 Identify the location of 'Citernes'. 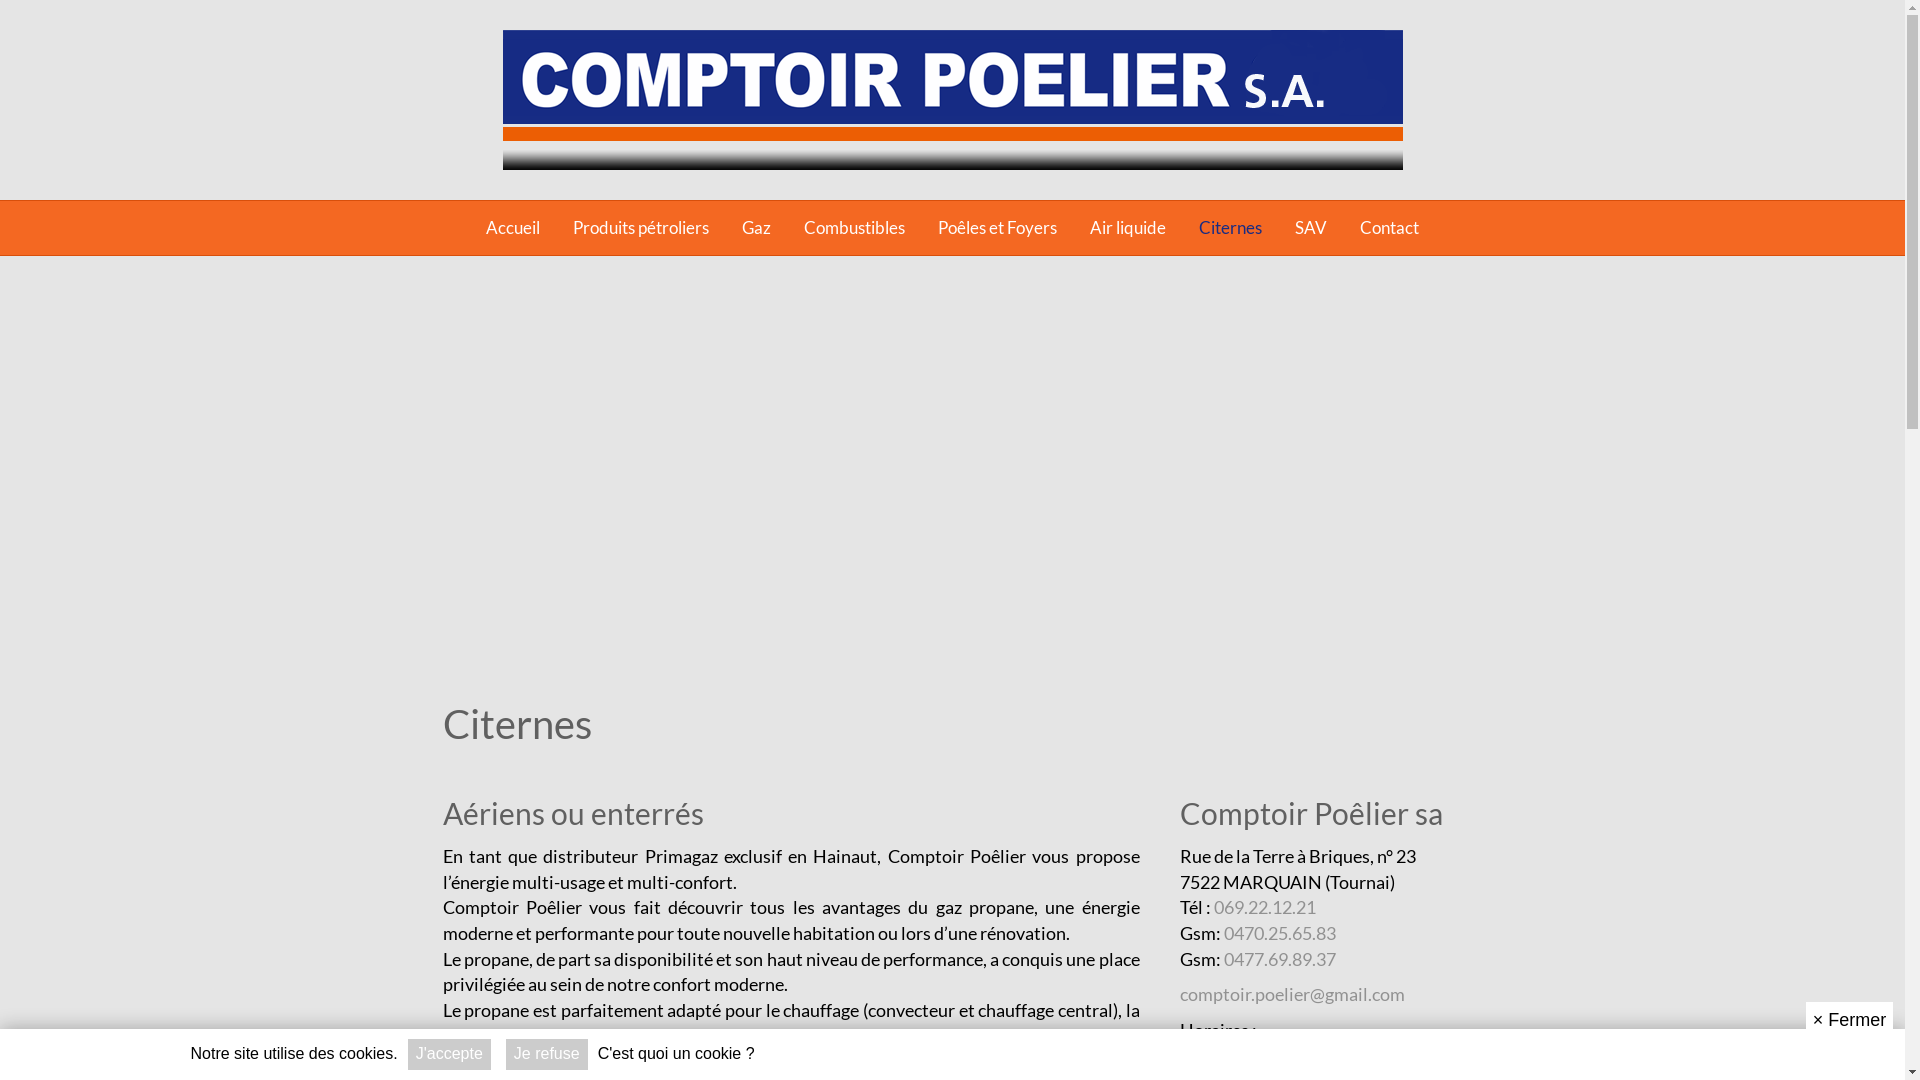
(1229, 226).